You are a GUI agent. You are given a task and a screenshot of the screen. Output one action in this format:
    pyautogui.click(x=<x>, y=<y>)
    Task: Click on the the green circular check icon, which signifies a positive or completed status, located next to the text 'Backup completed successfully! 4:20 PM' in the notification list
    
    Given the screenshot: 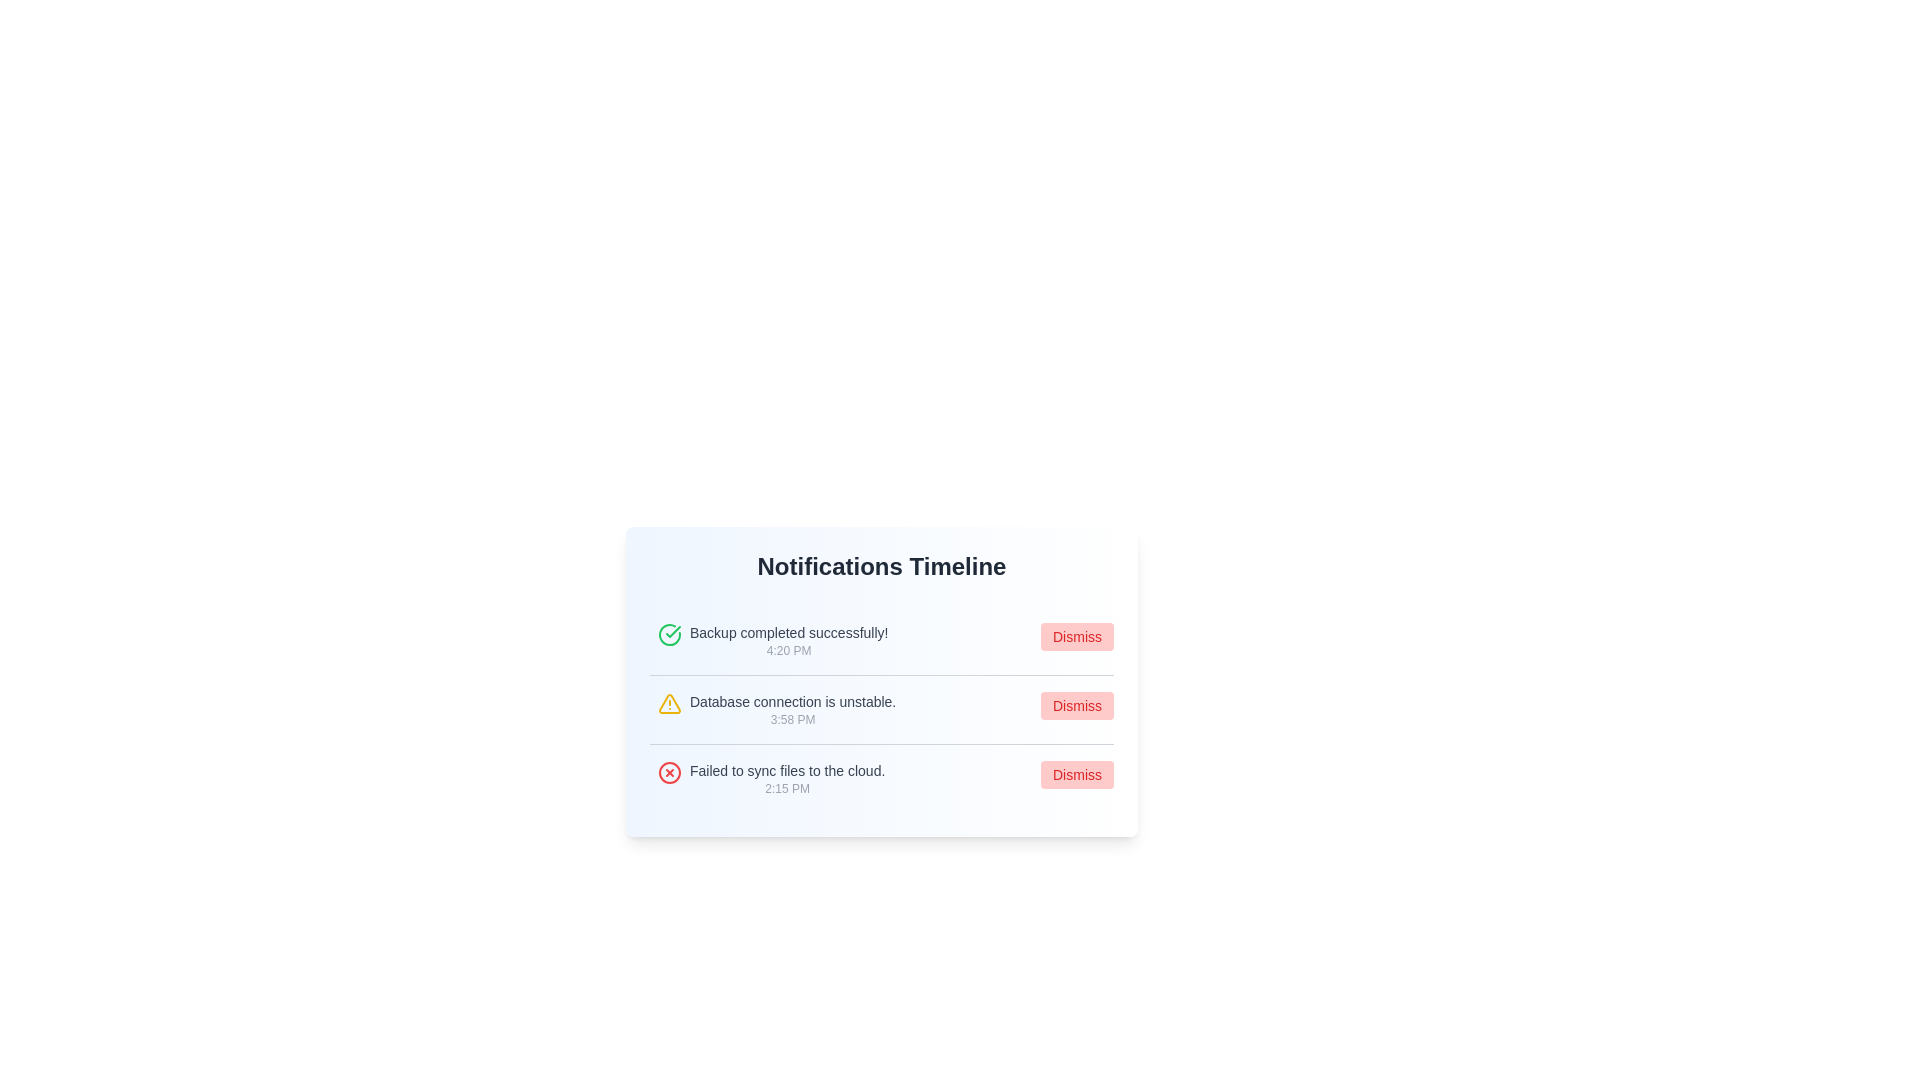 What is the action you would take?
    pyautogui.click(x=670, y=635)
    